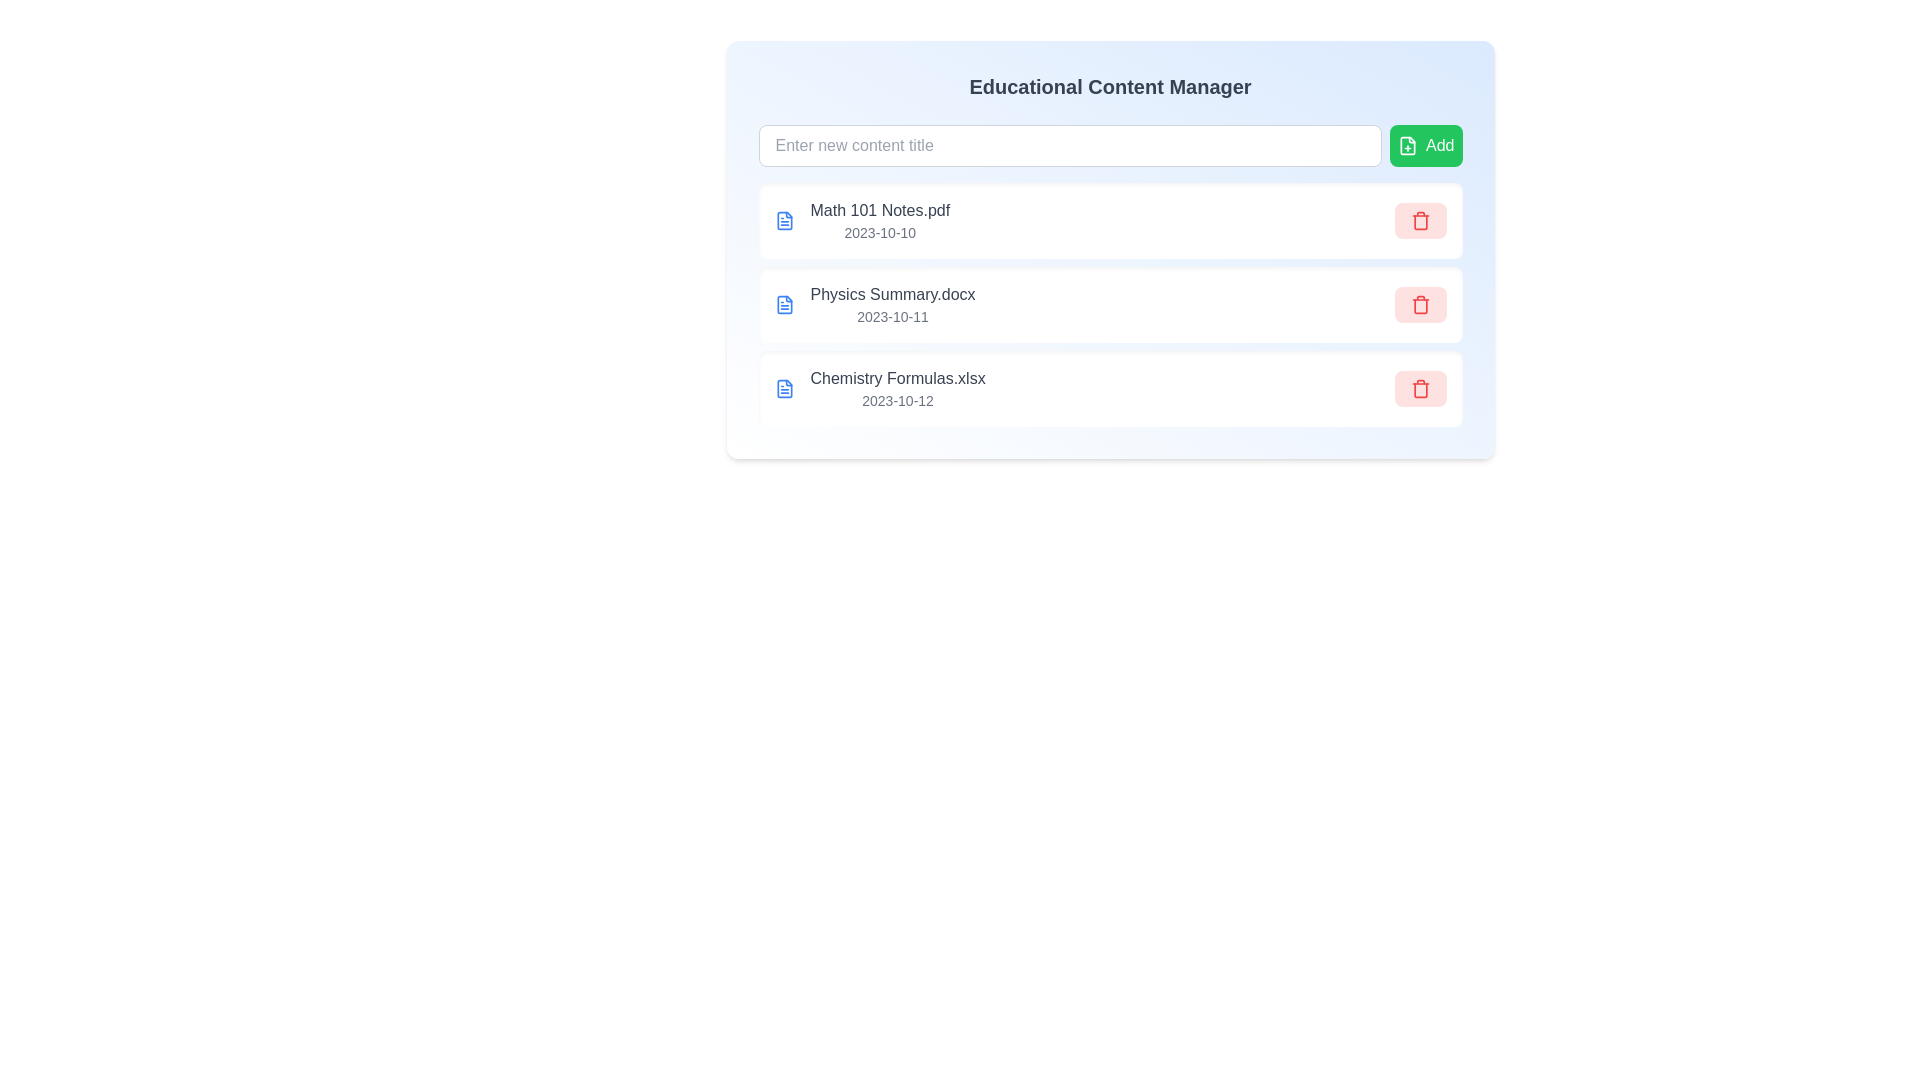  I want to click on the red delete button with a trash can icon located in the second row, far-right position of the list, so click(1419, 304).